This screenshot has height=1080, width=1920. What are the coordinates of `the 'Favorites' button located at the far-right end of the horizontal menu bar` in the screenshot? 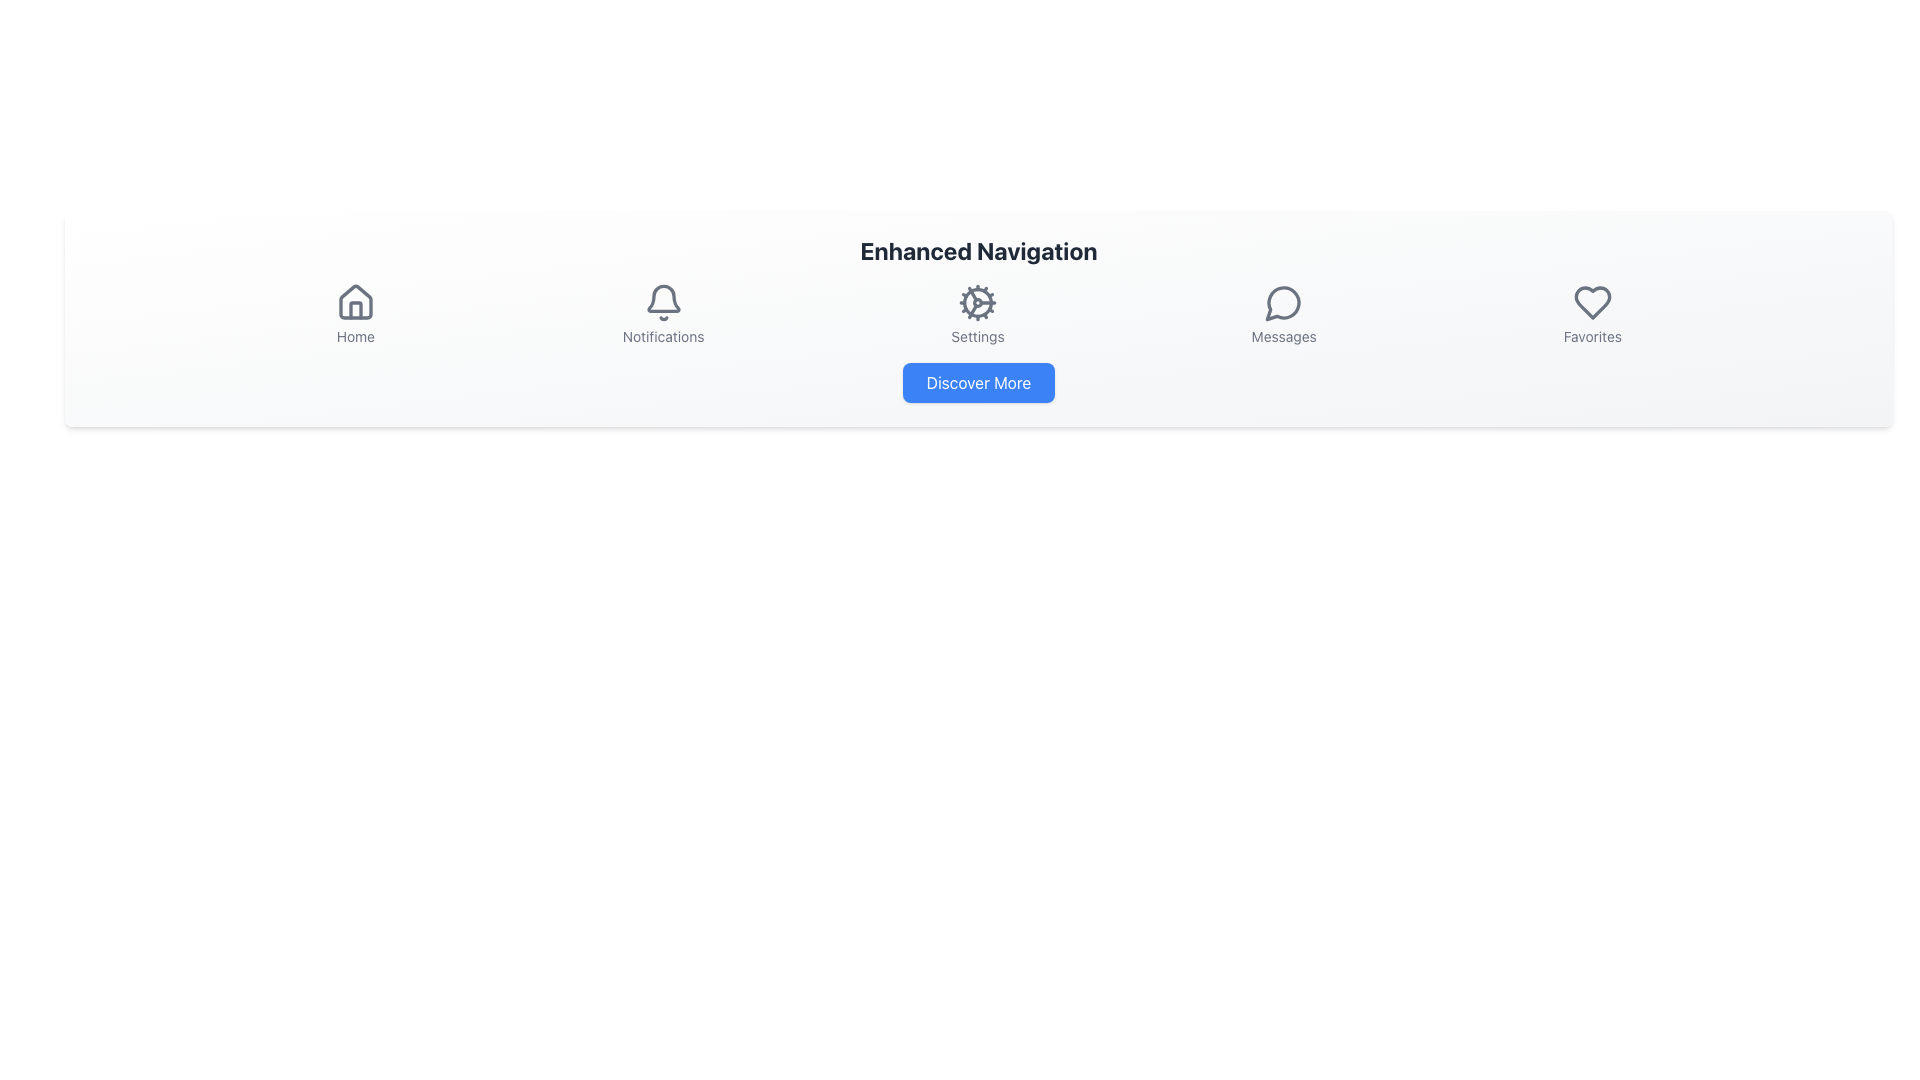 It's located at (1591, 315).